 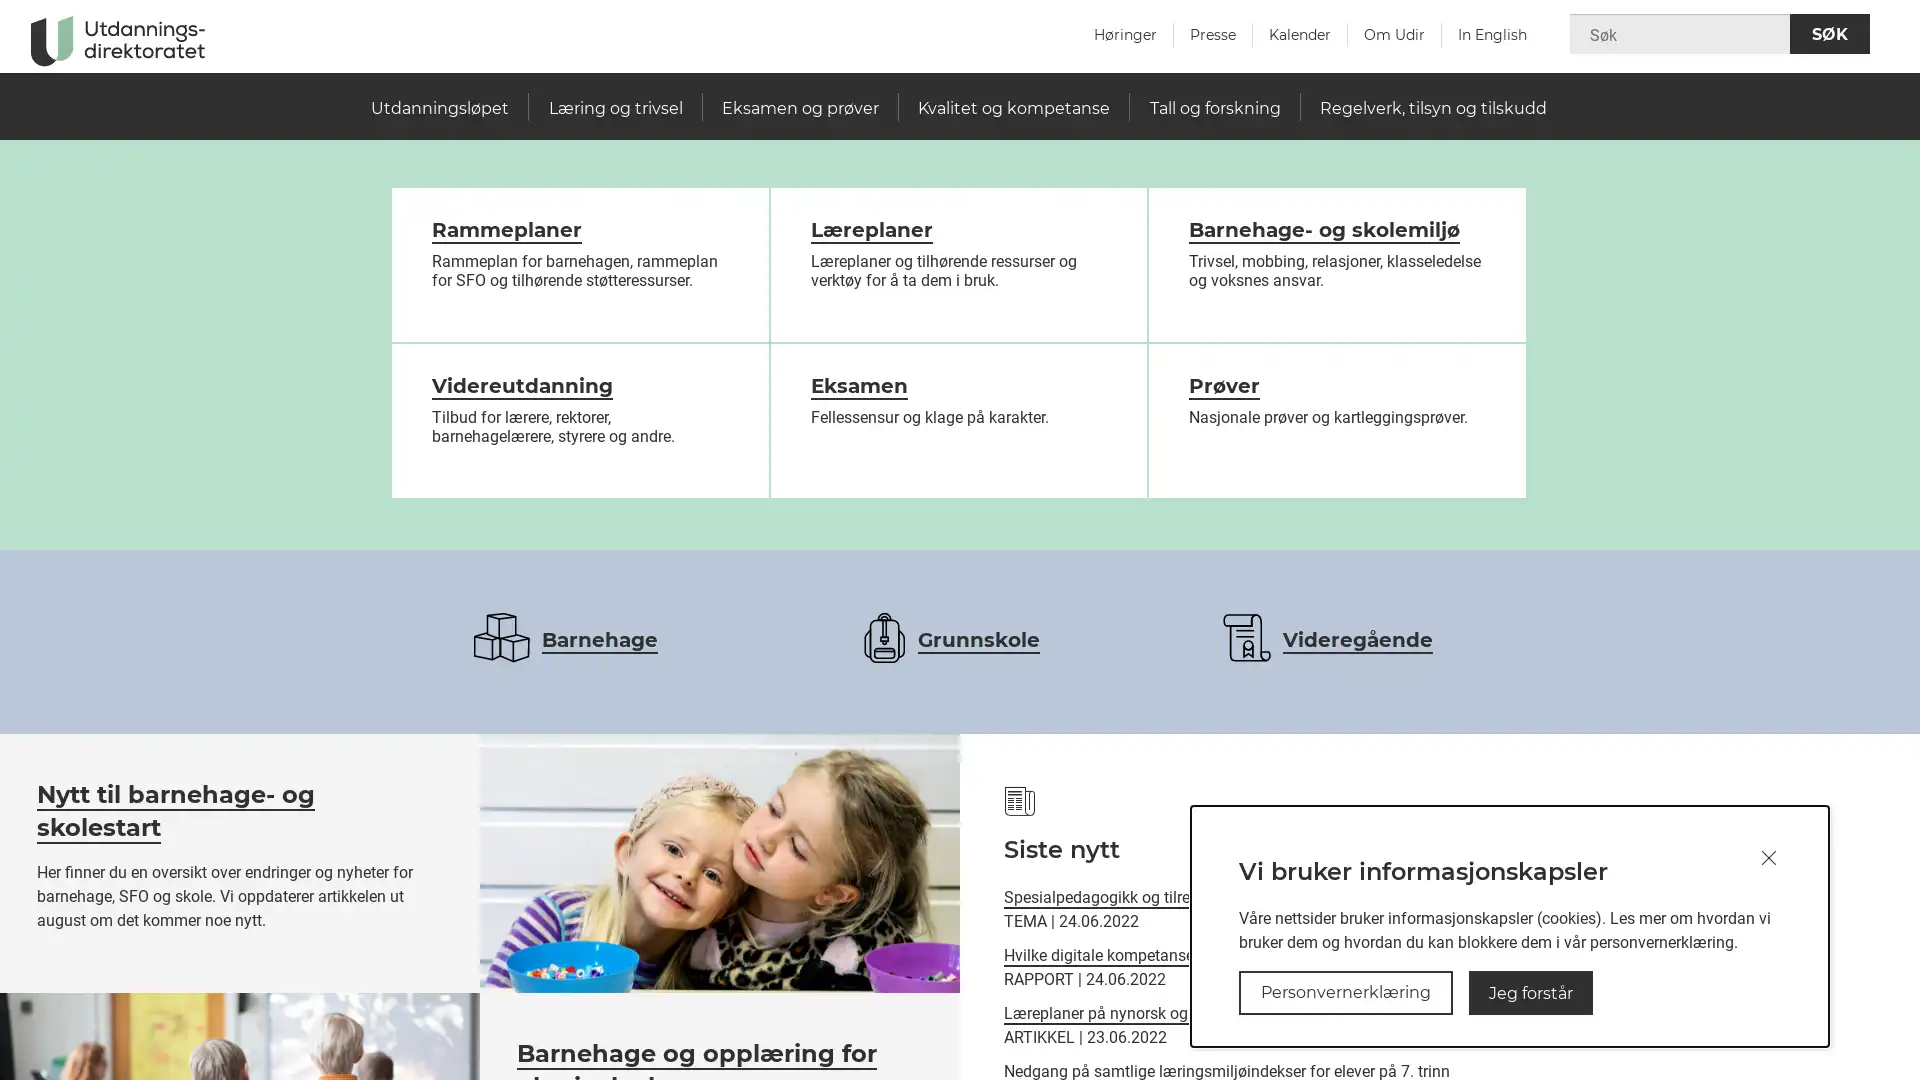 What do you see at coordinates (1829, 34) in the screenshot?
I see `Sk` at bounding box center [1829, 34].